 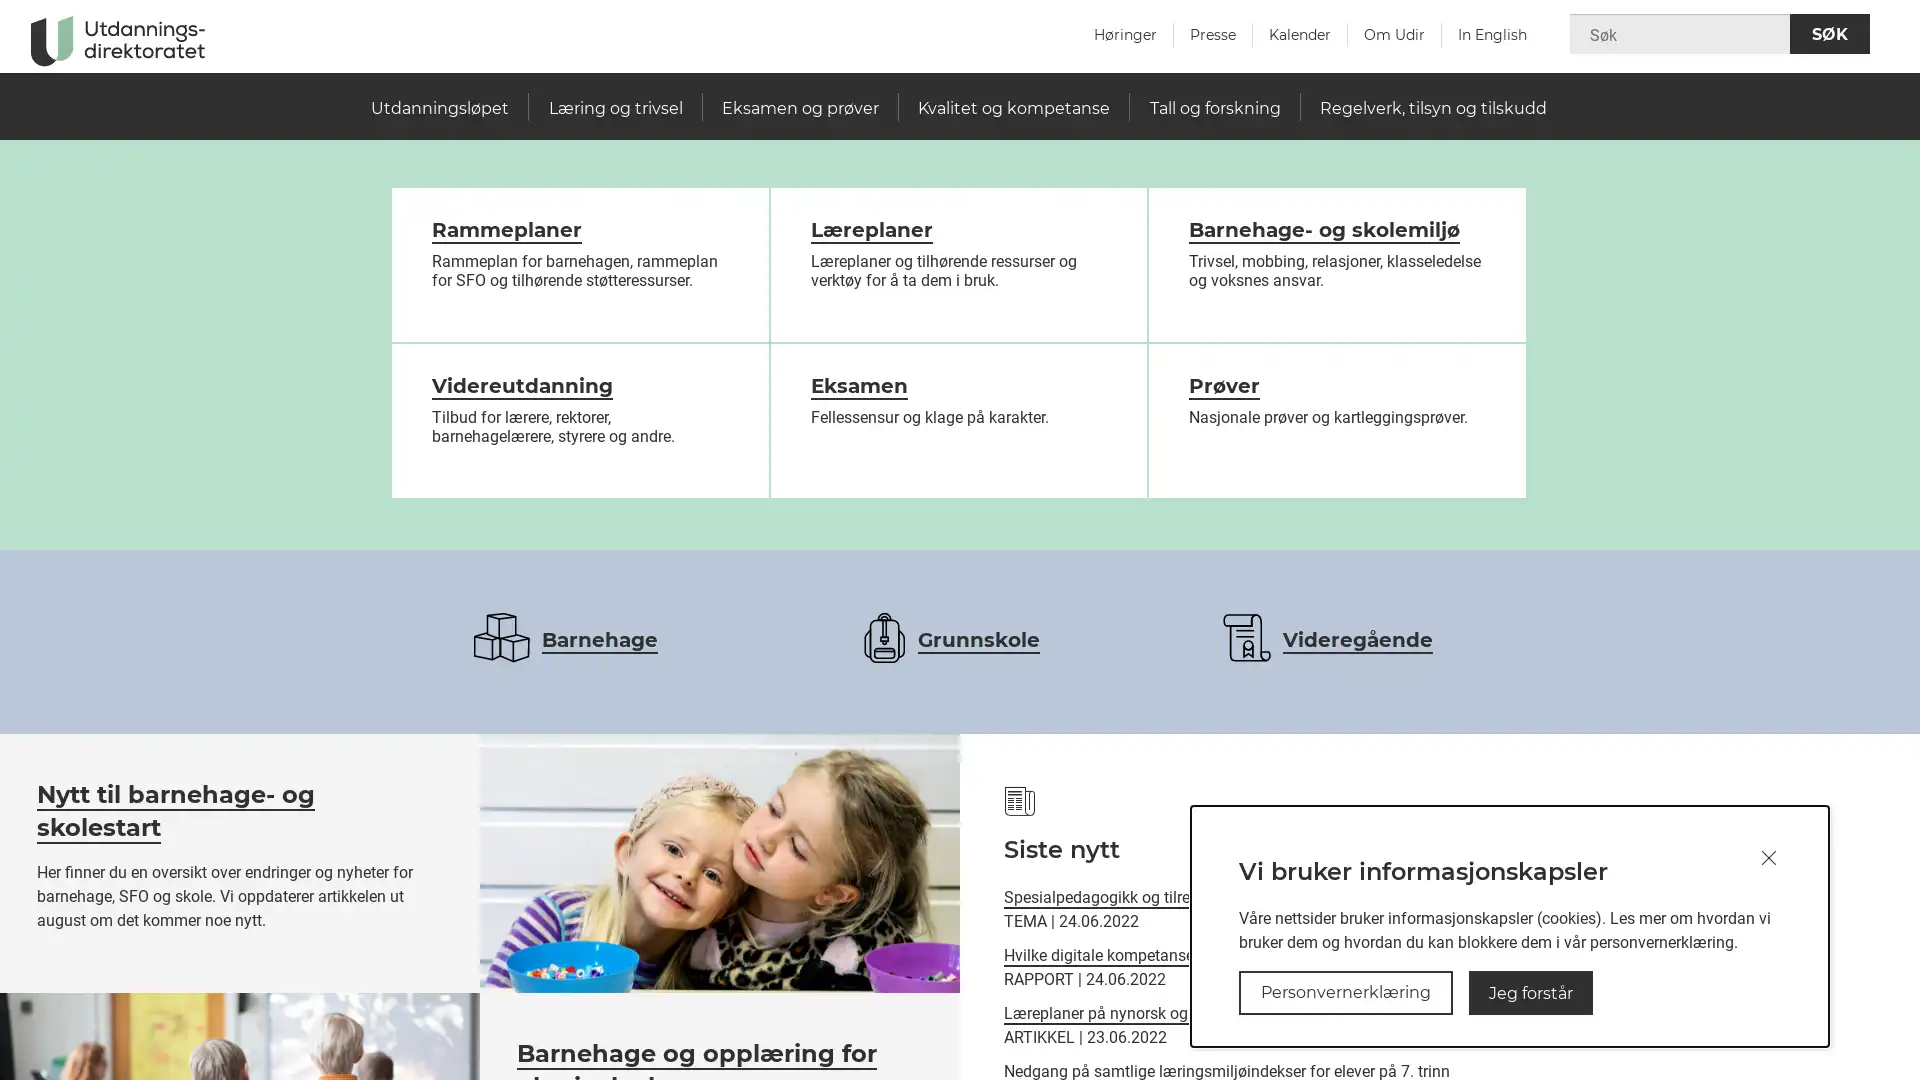 What do you see at coordinates (1829, 34) in the screenshot?
I see `Sk` at bounding box center [1829, 34].